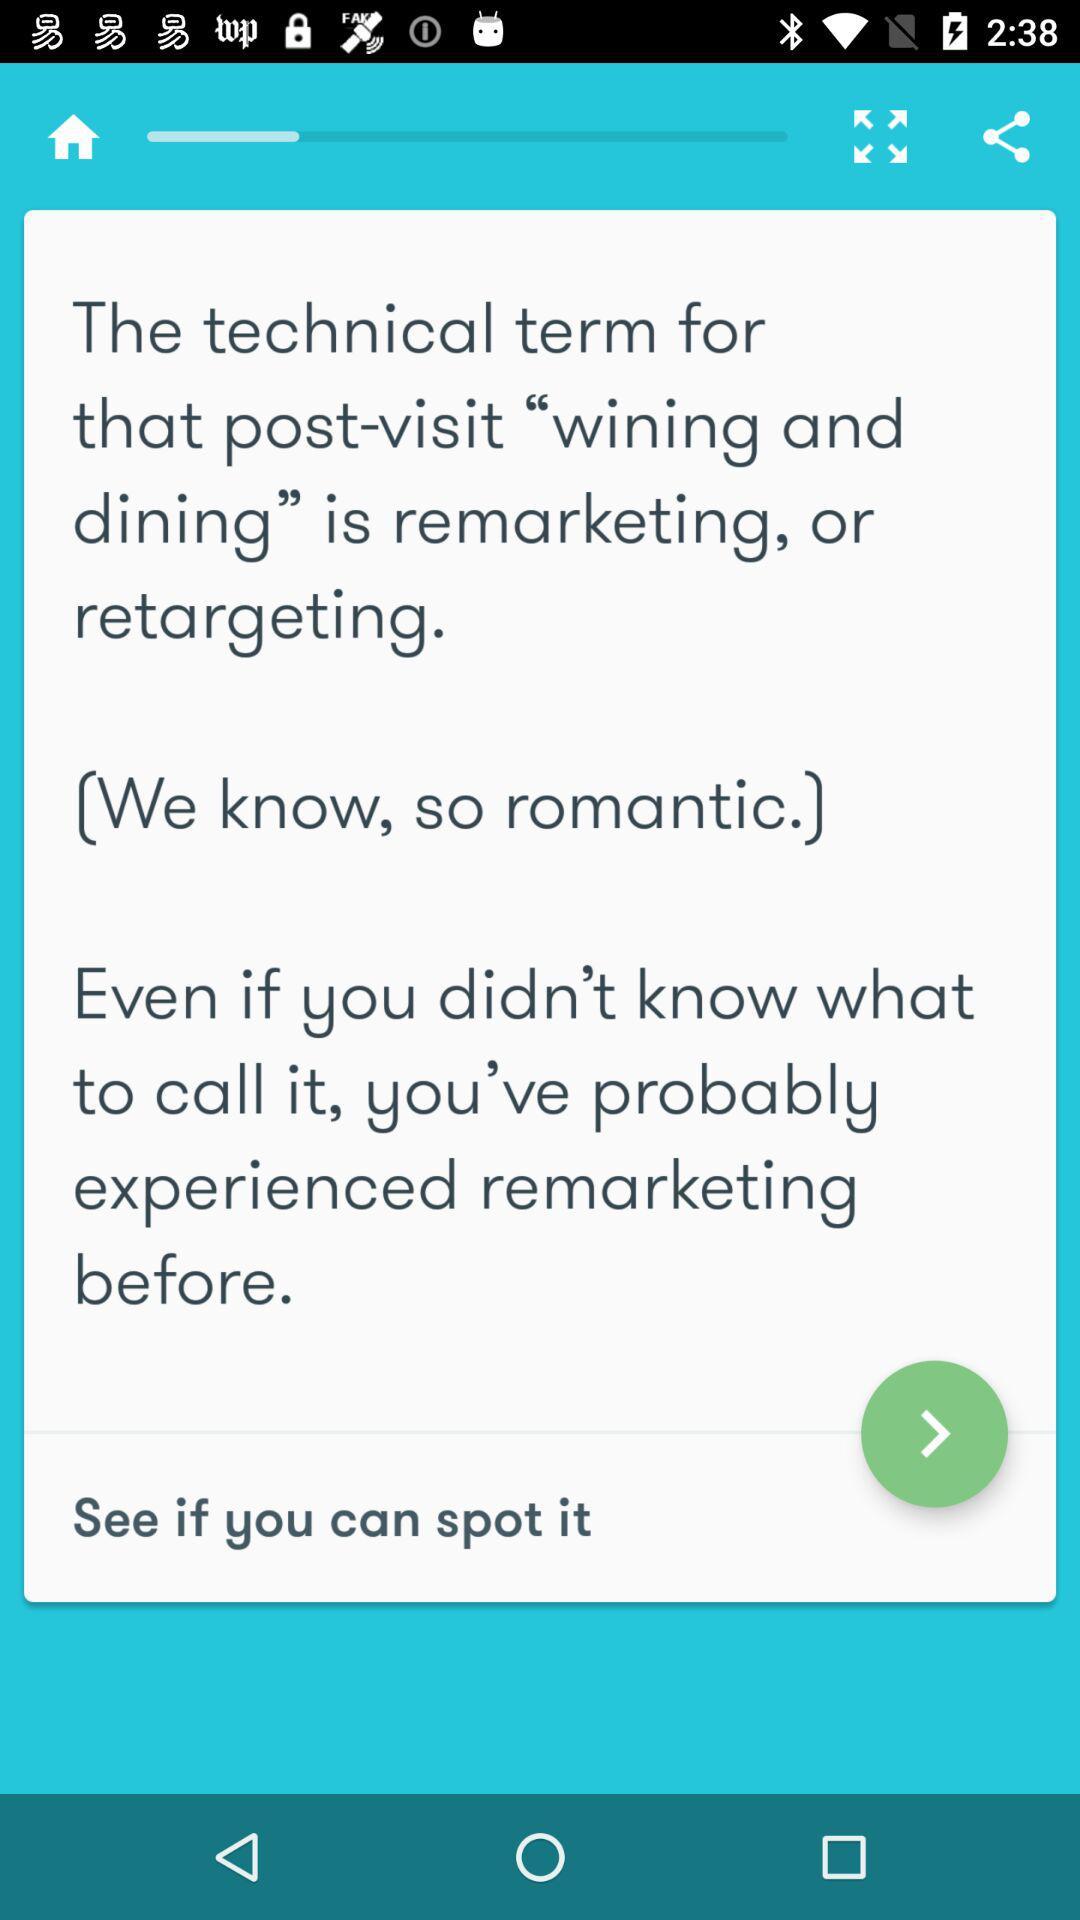 The width and height of the screenshot is (1080, 1920). Describe the element at coordinates (869, 135) in the screenshot. I see `the fullscreen icon` at that location.